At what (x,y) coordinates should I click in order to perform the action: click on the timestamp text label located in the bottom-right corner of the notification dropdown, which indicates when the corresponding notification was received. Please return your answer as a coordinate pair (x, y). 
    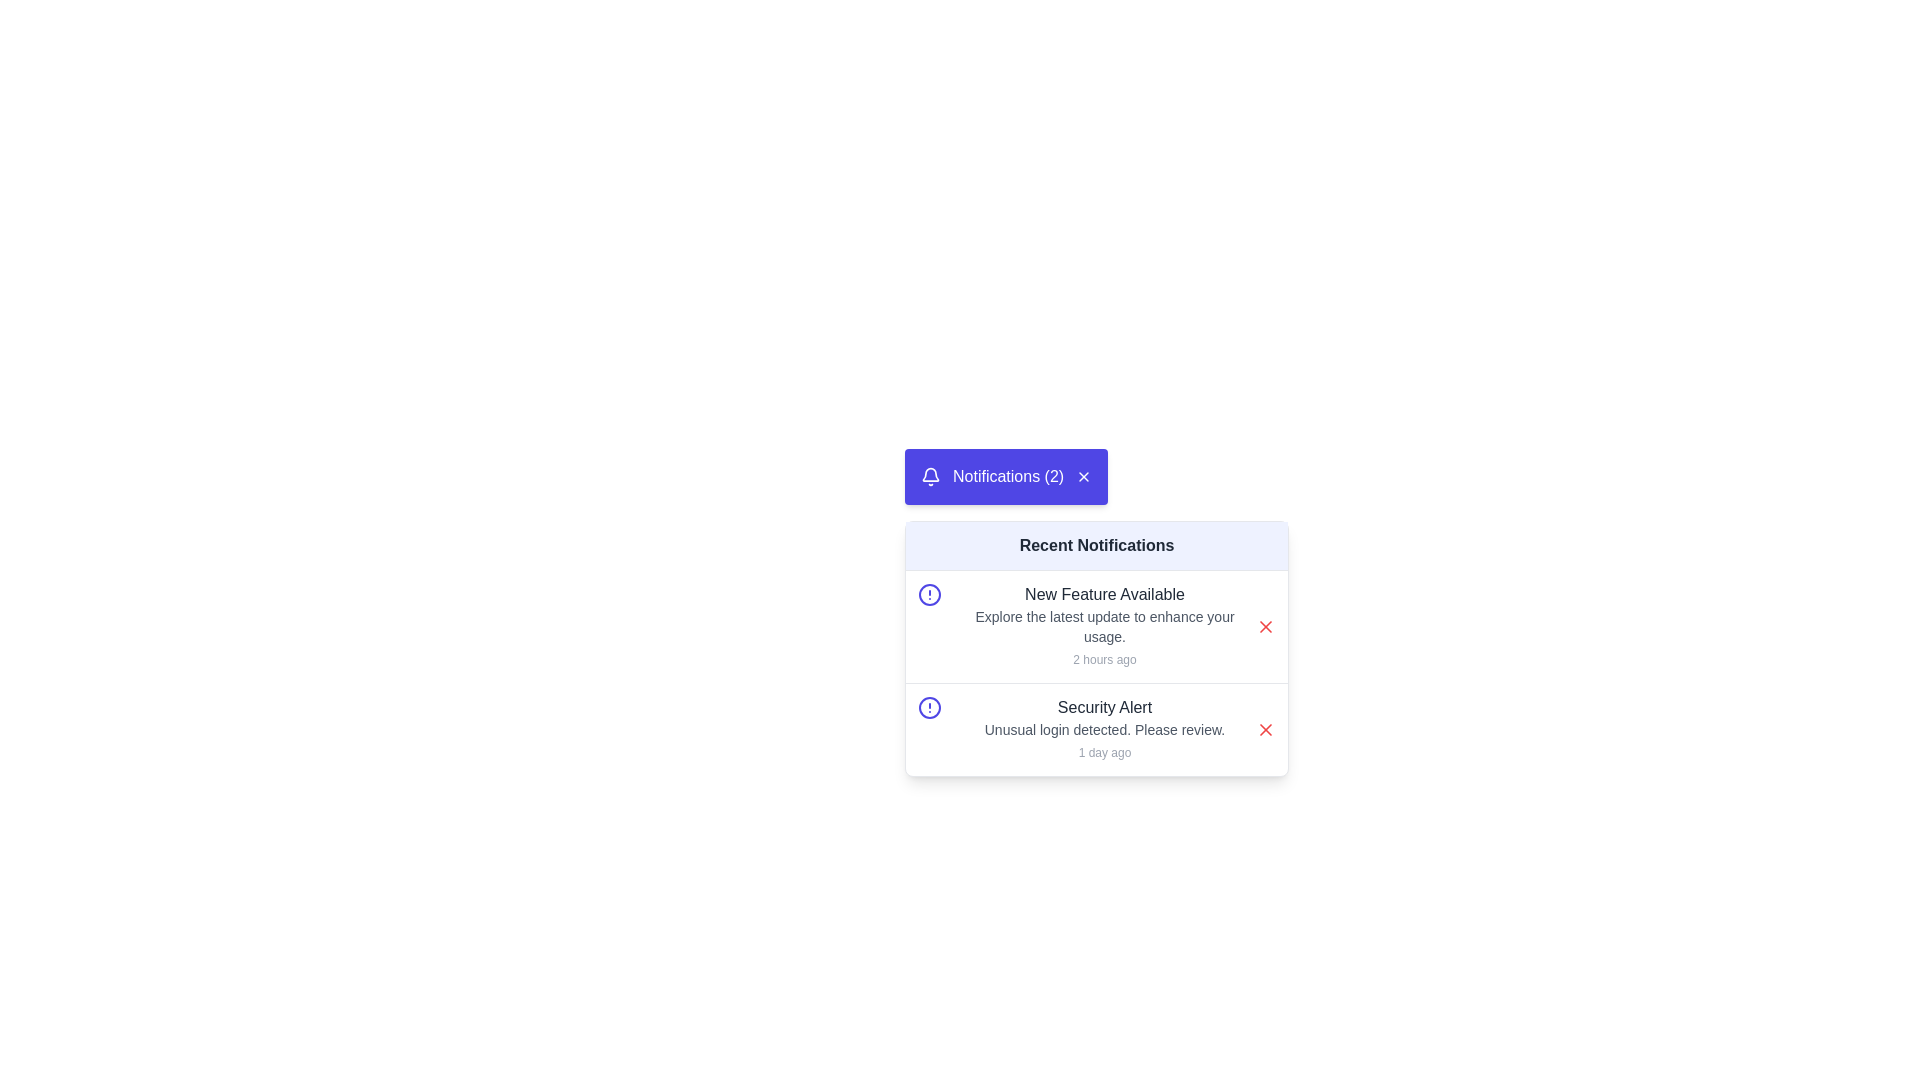
    Looking at the image, I should click on (1103, 659).